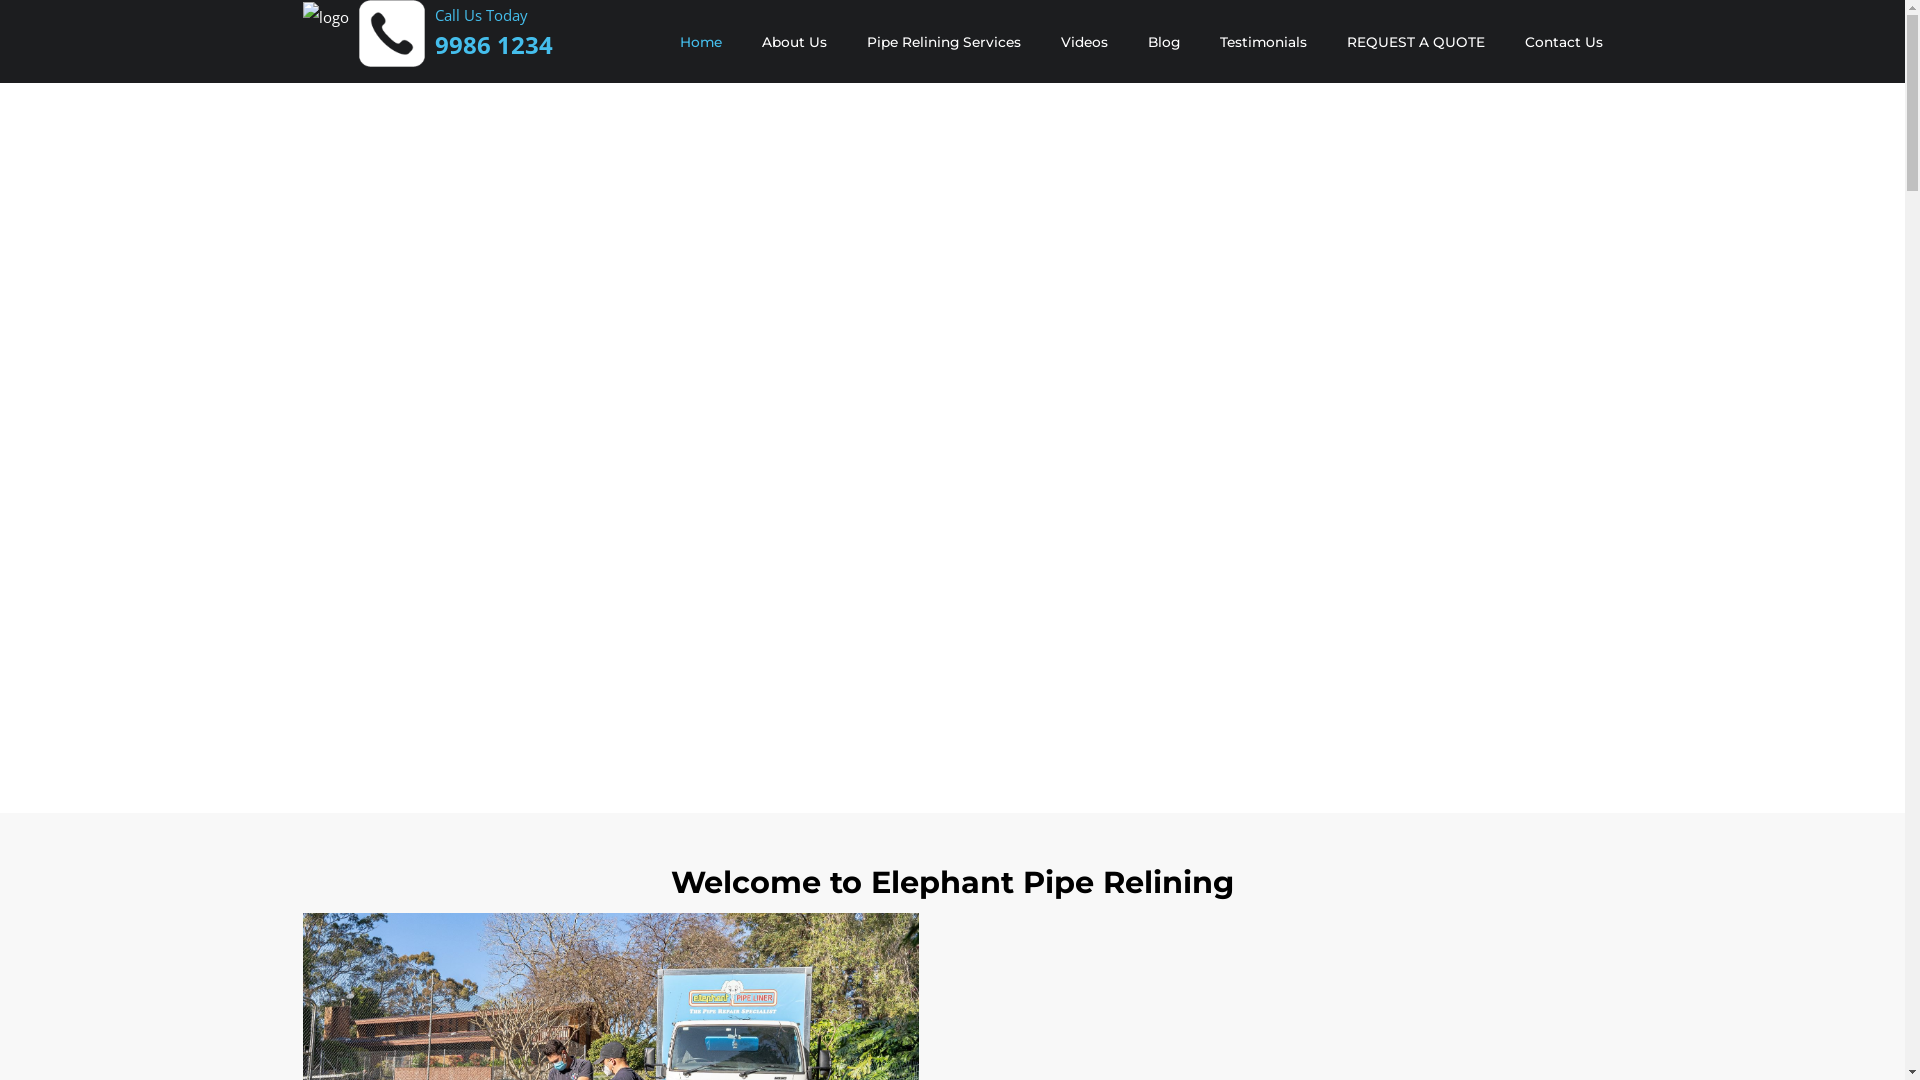 The width and height of the screenshot is (1920, 1080). I want to click on 'Call Us Today, so click(493, 31).